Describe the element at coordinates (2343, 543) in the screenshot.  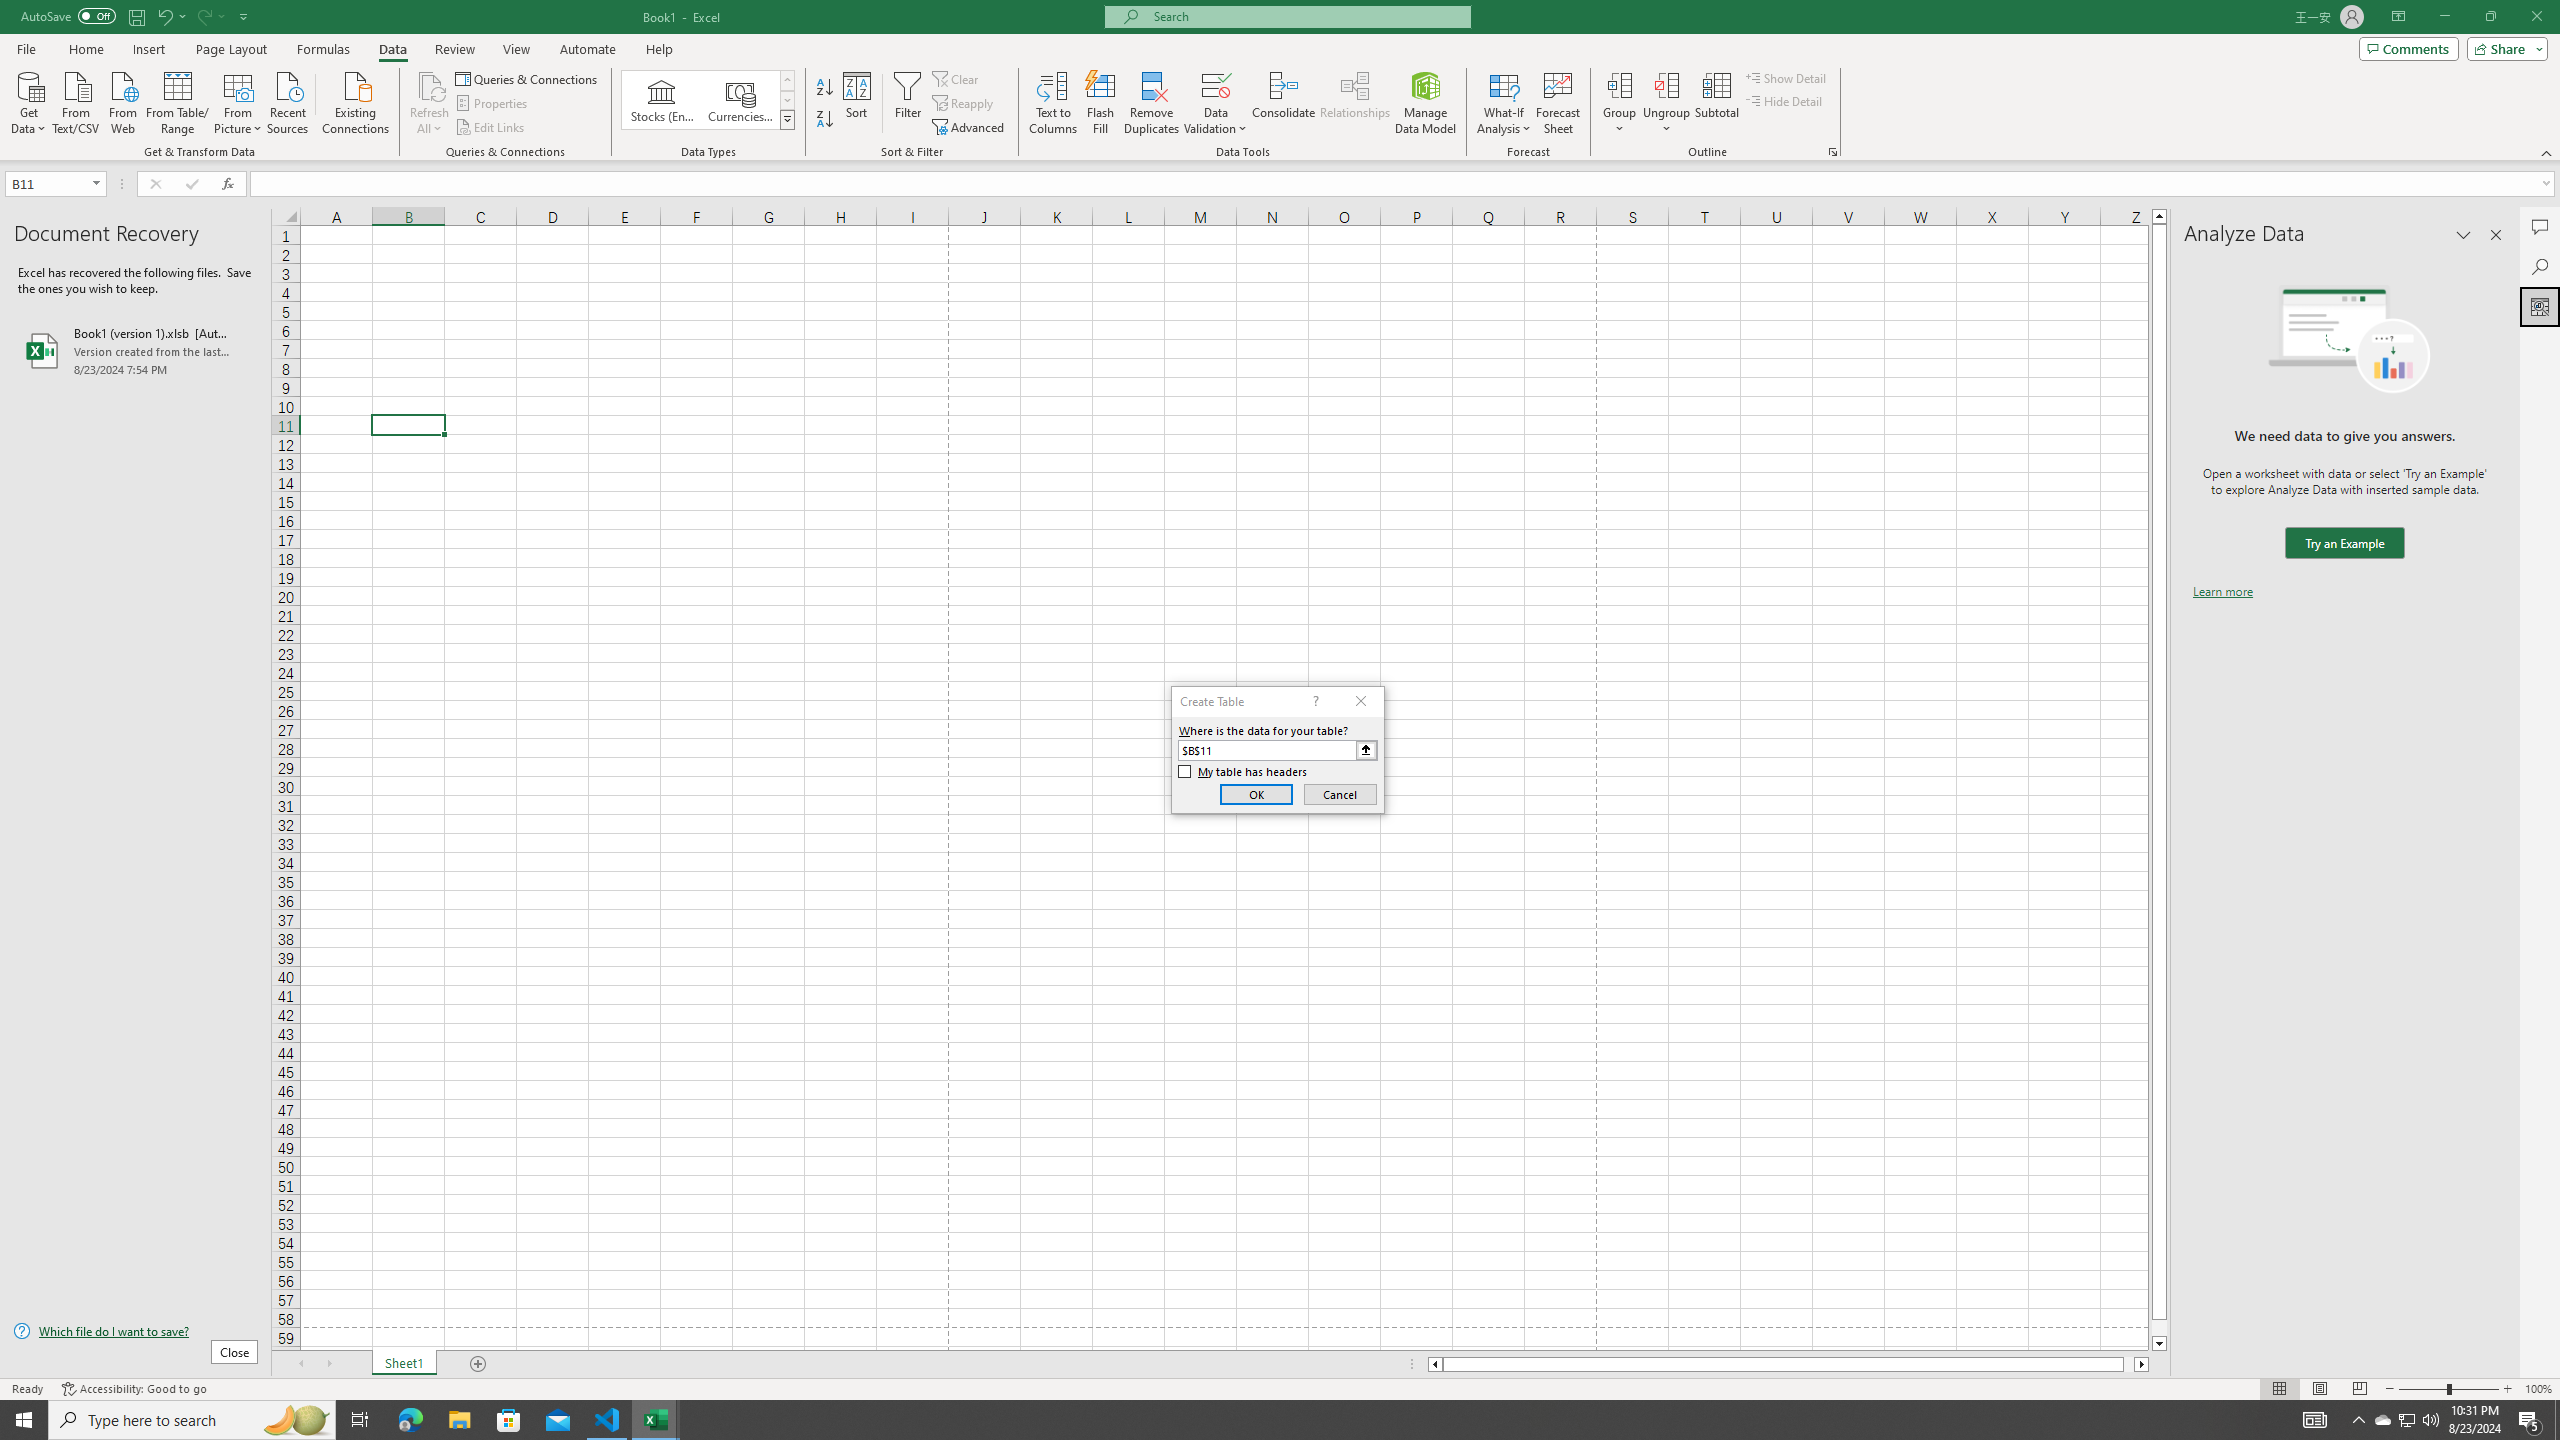
I see `'We need data to give you answers. Try an Example'` at that location.